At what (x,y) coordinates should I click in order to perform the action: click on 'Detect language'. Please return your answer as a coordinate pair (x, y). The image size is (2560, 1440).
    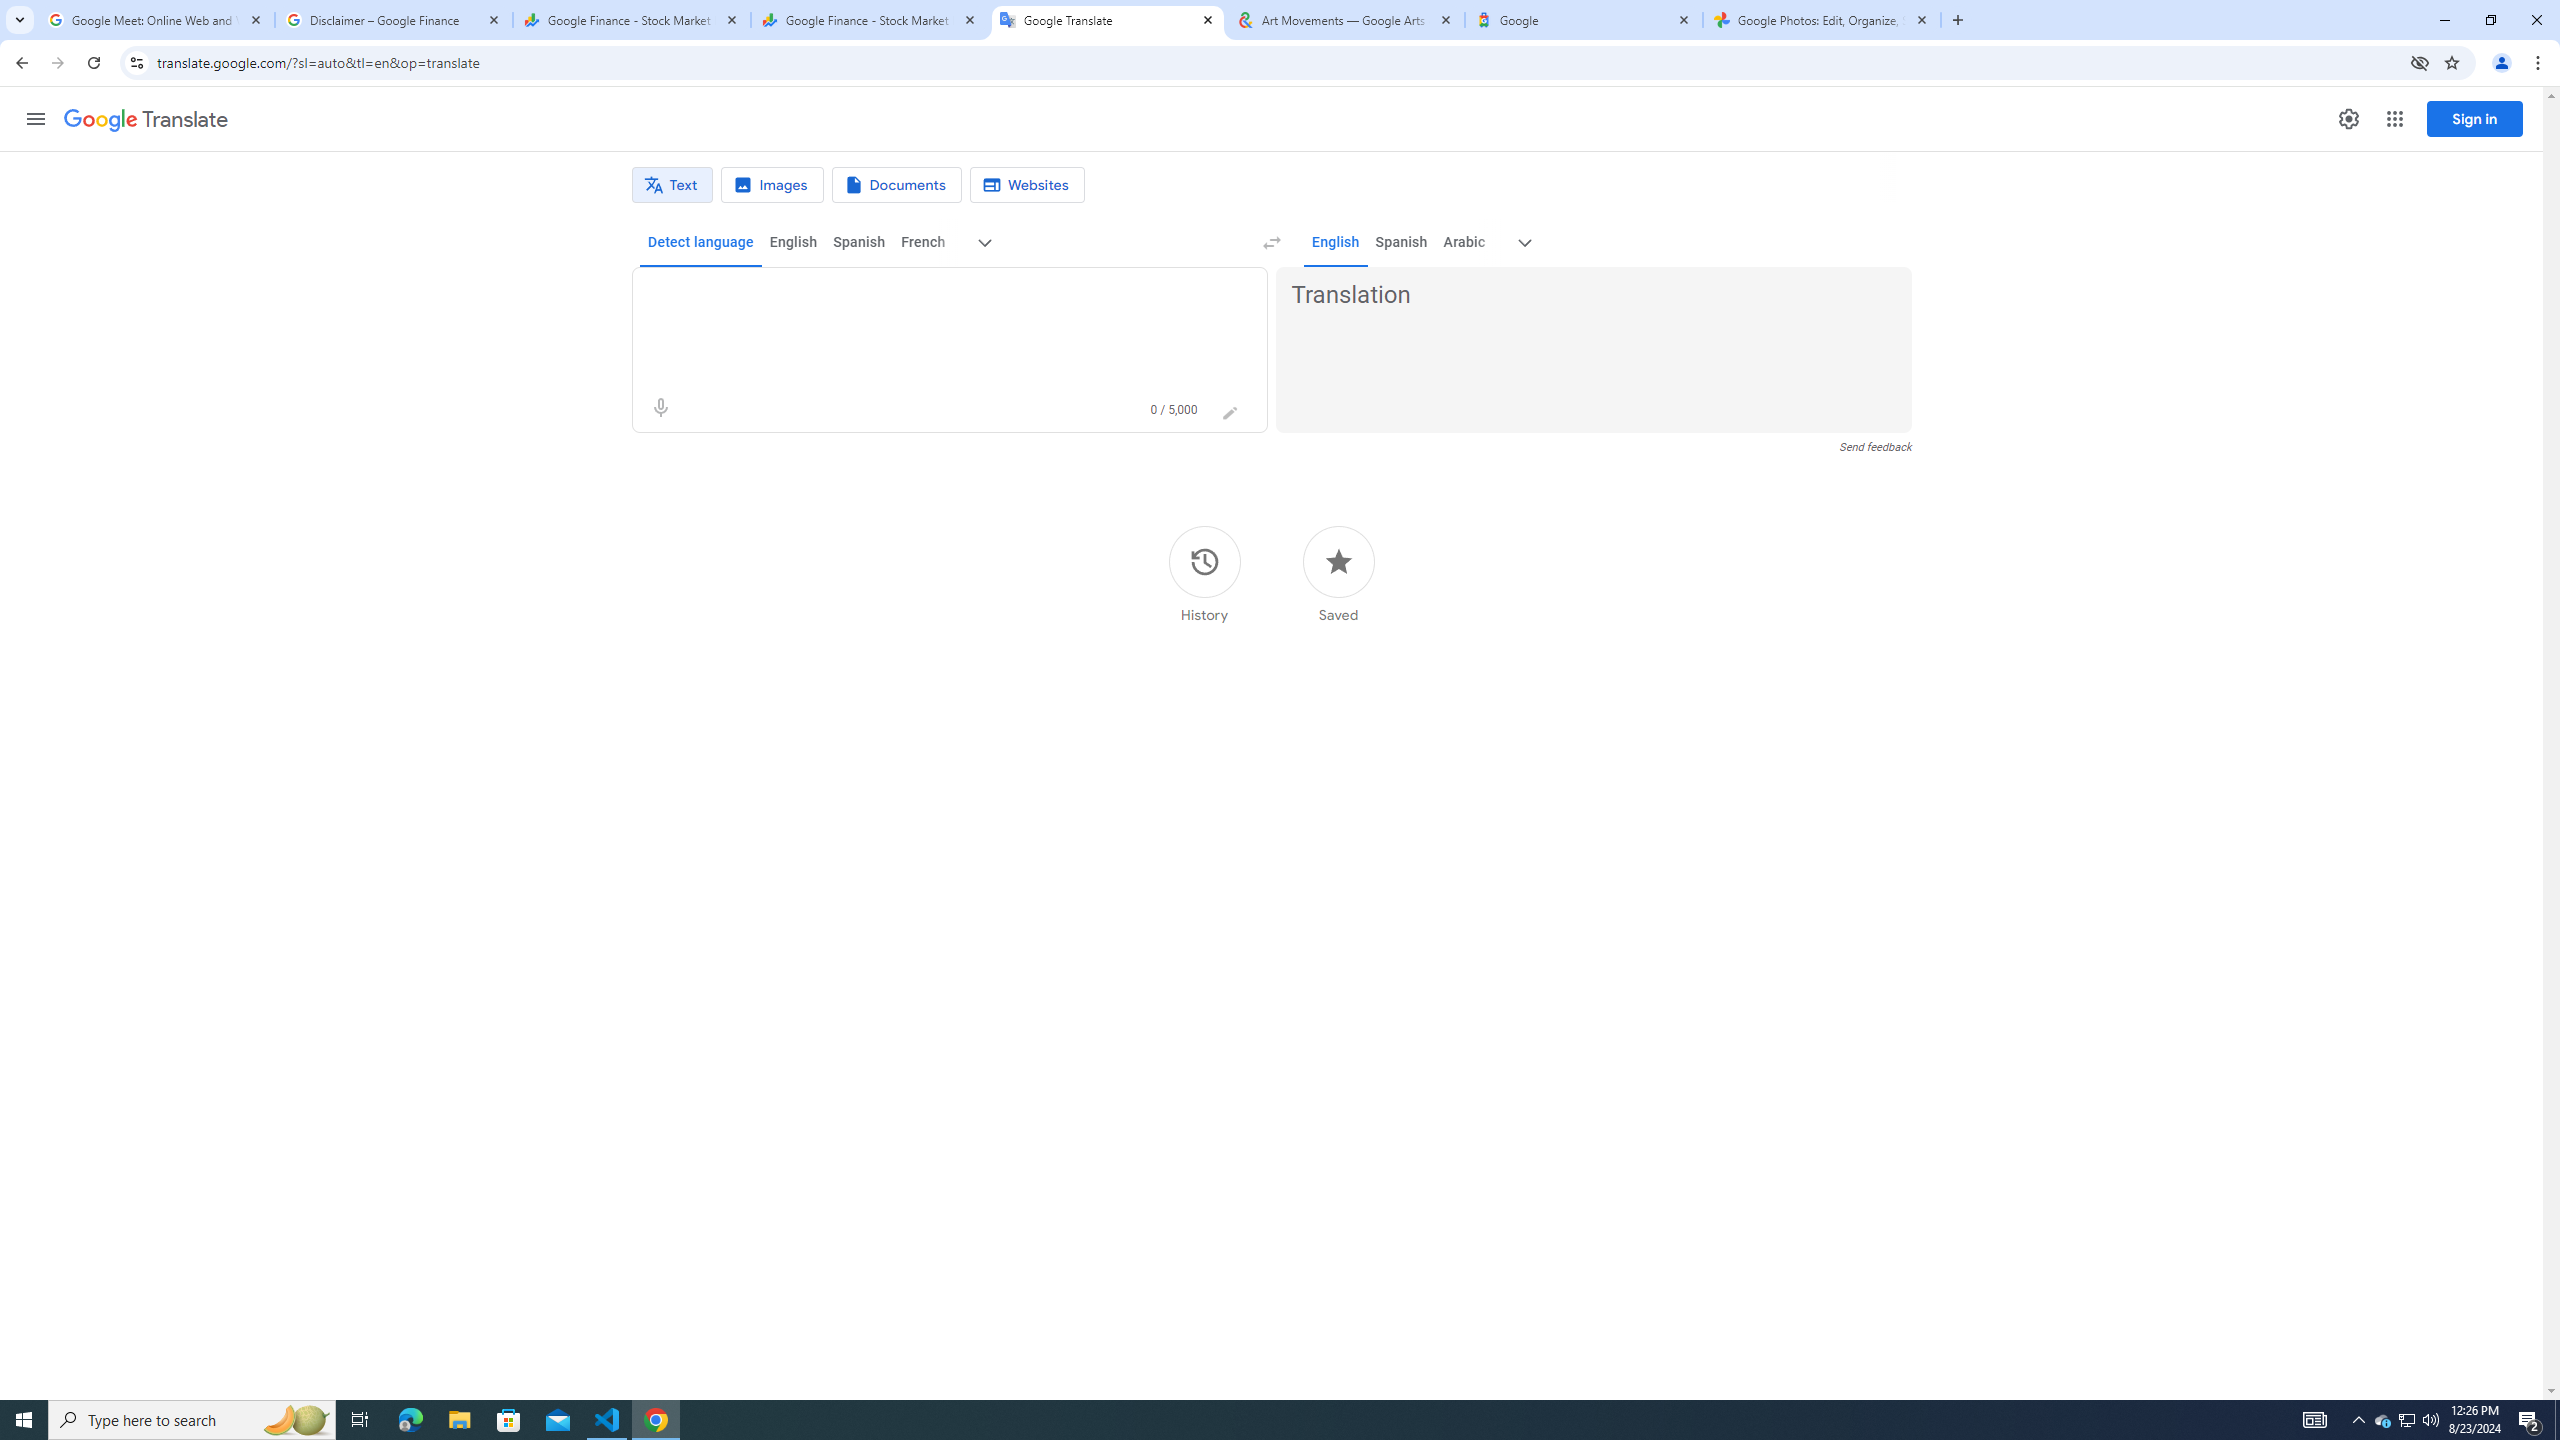
    Looking at the image, I should click on (701, 241).